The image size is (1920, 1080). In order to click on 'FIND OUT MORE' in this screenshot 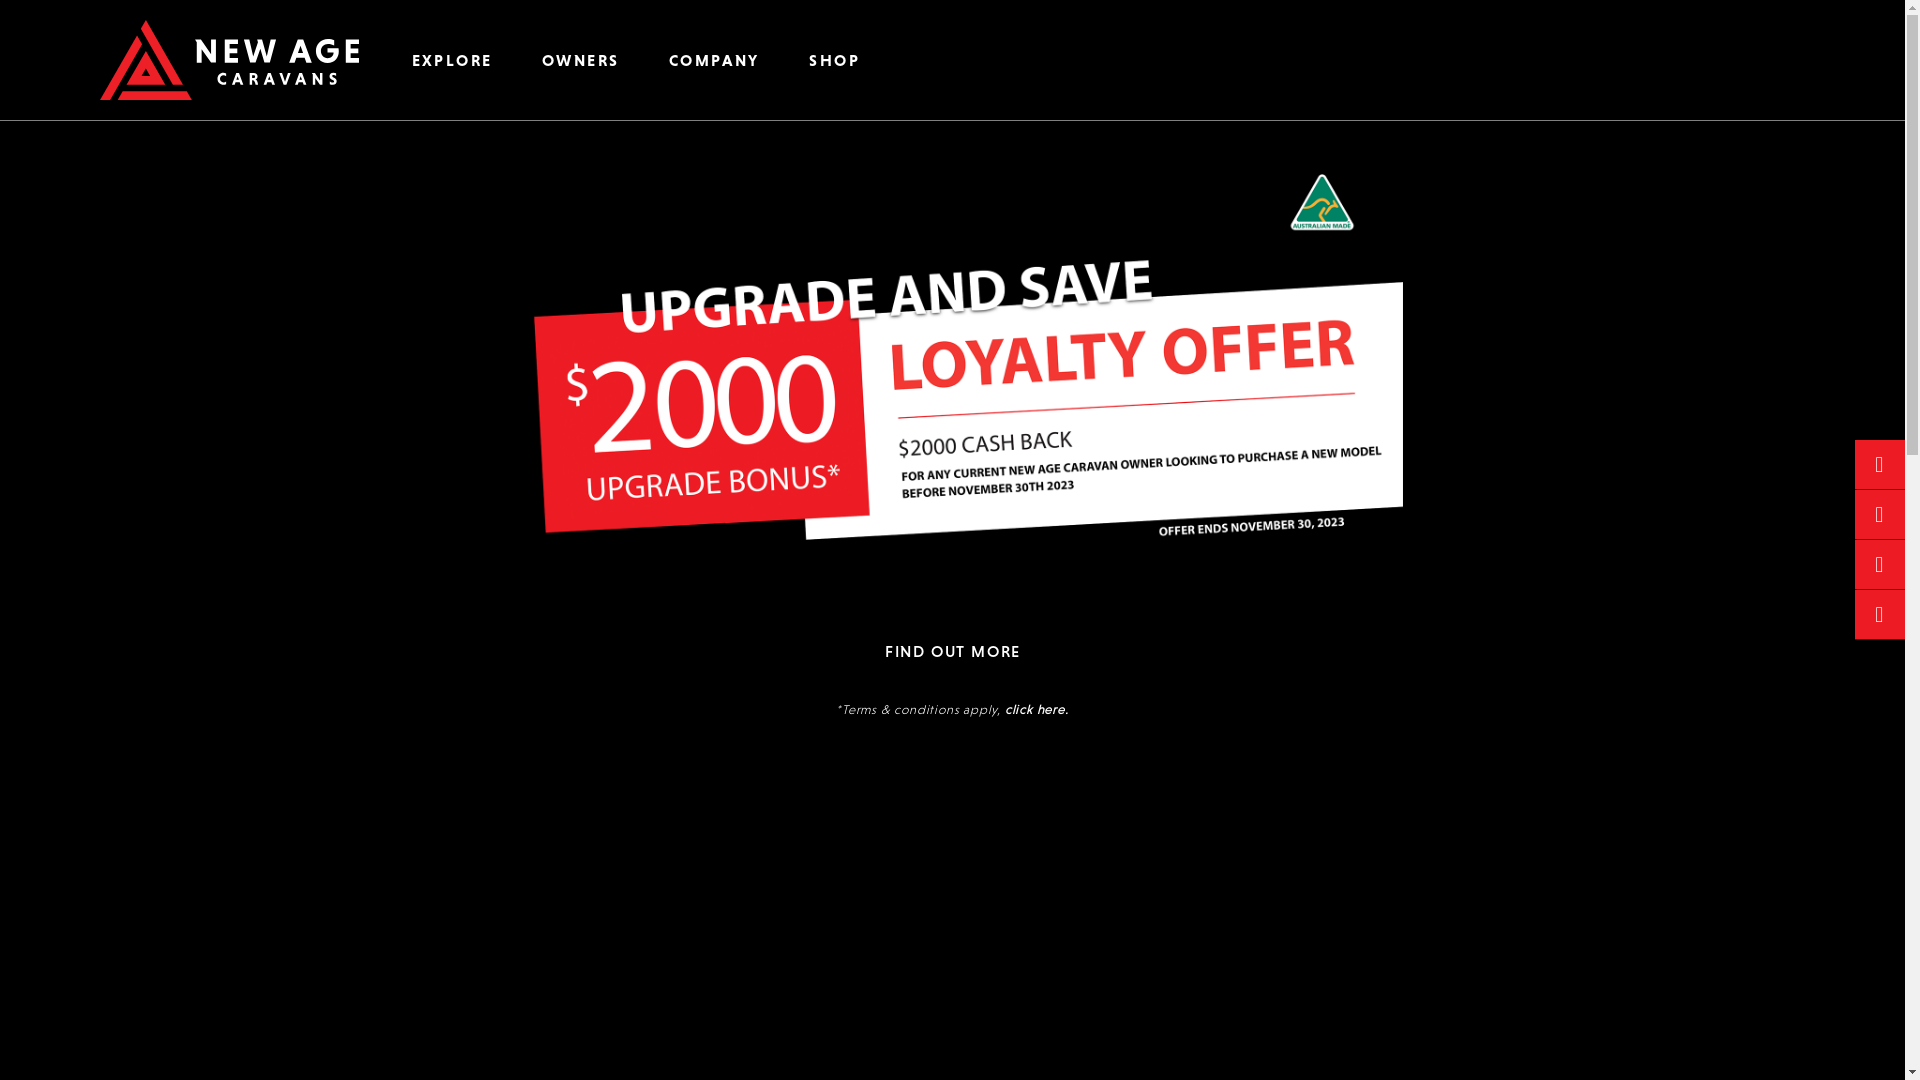, I will do `click(950, 650)`.